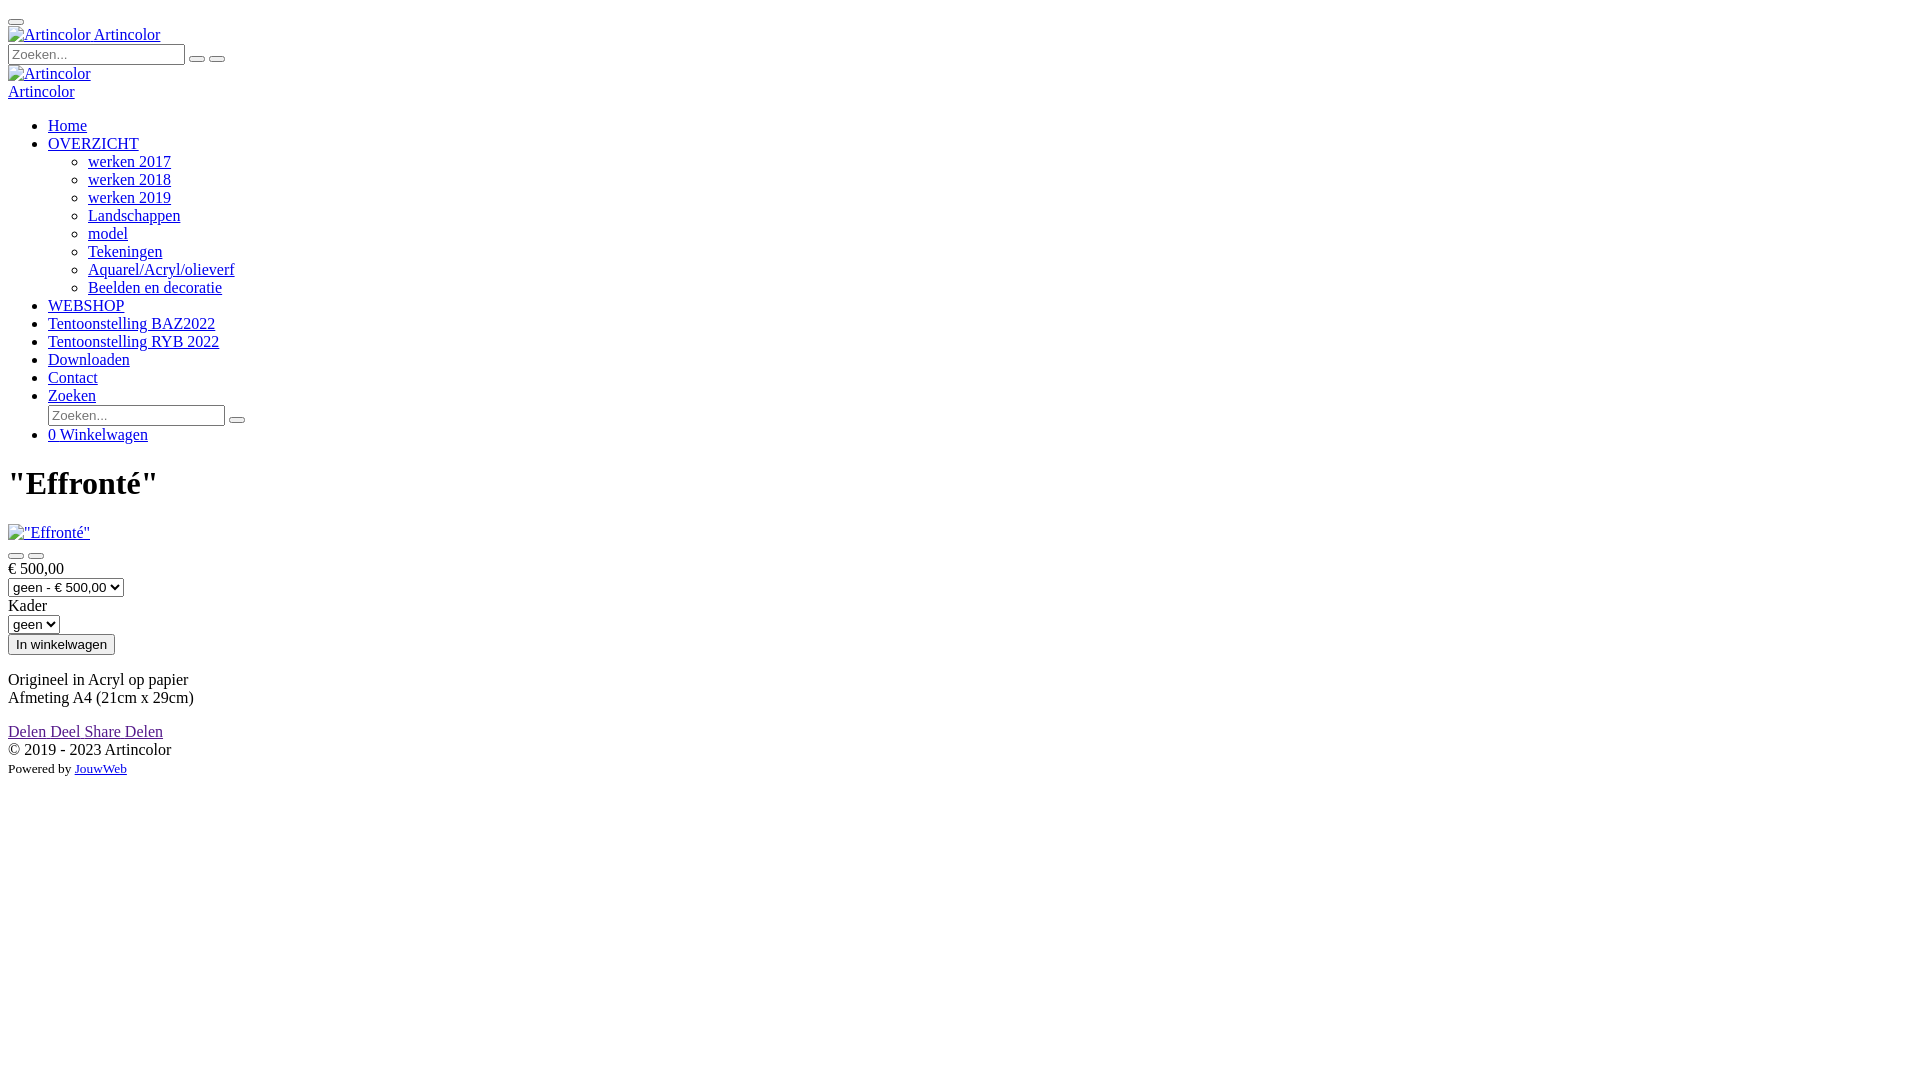  I want to click on 'Downloaden', so click(88, 358).